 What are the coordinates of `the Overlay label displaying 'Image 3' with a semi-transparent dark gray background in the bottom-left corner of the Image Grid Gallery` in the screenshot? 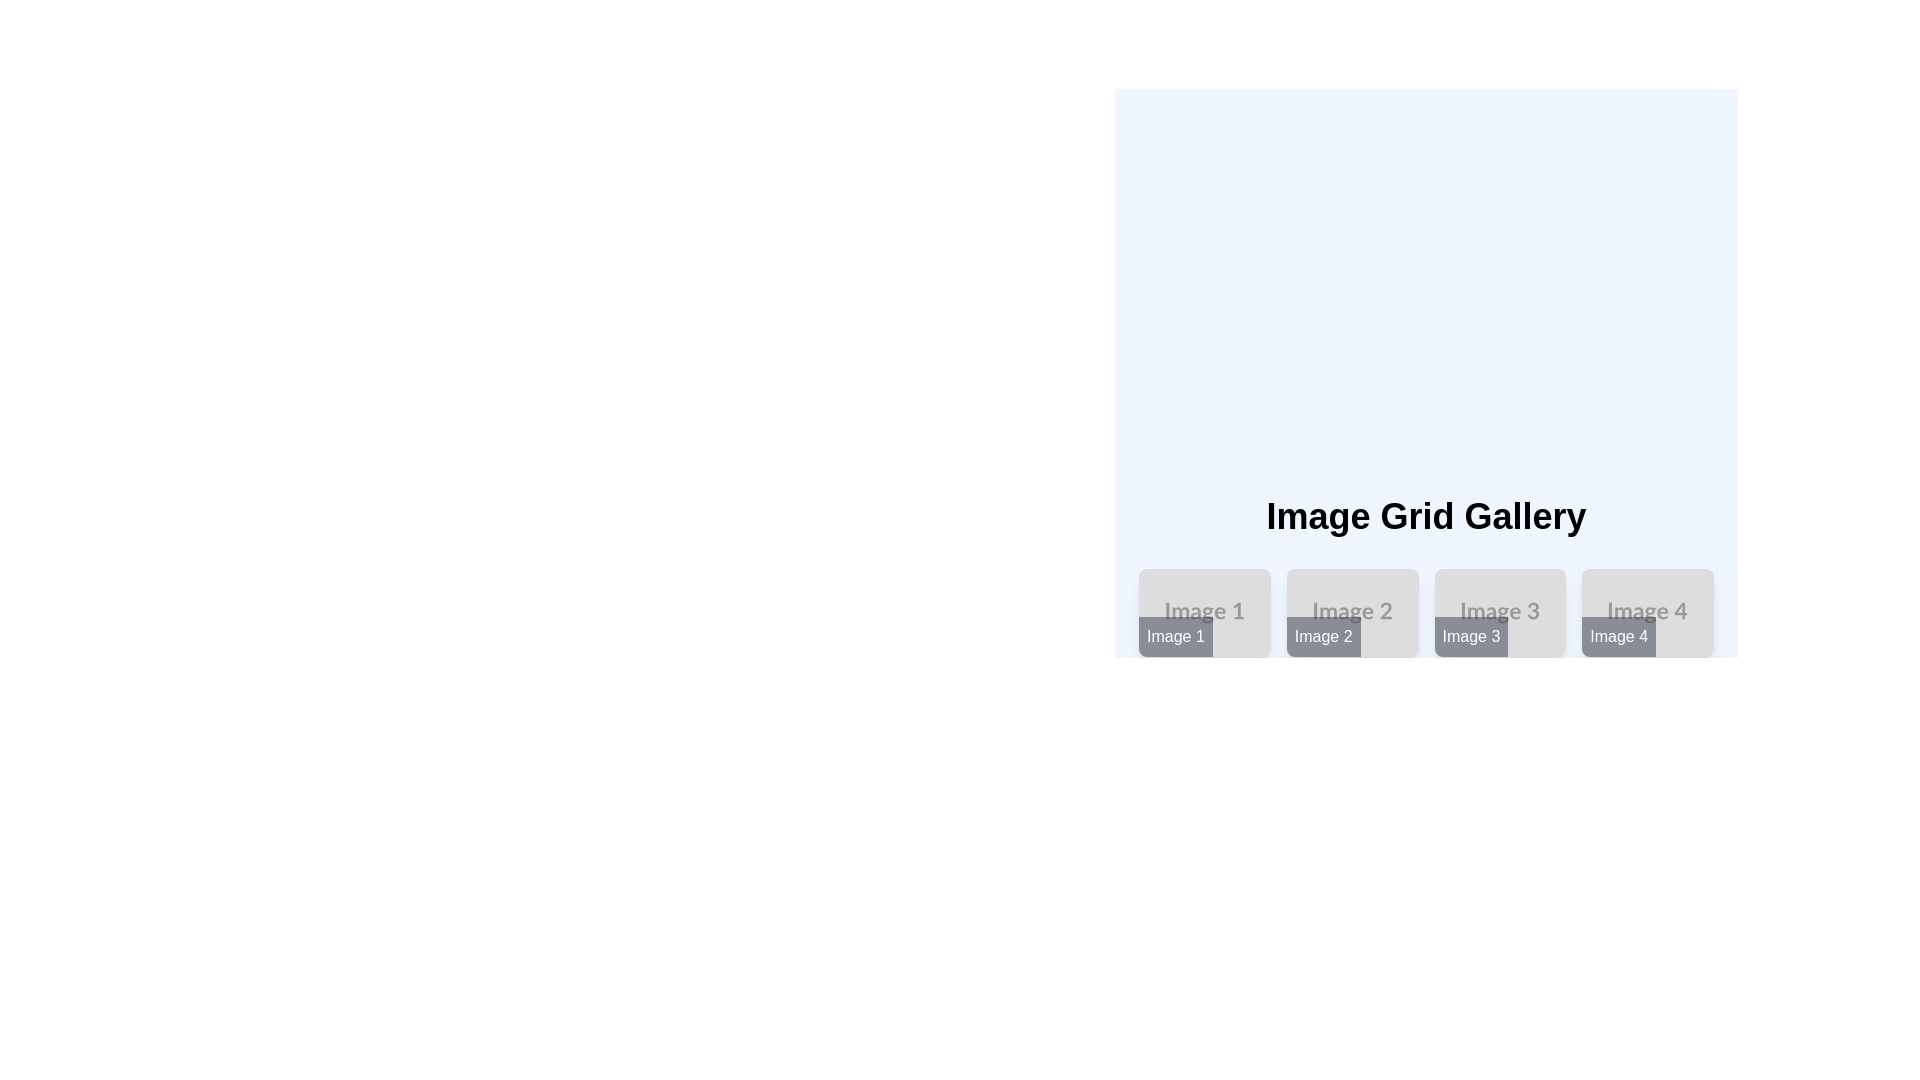 It's located at (1471, 636).